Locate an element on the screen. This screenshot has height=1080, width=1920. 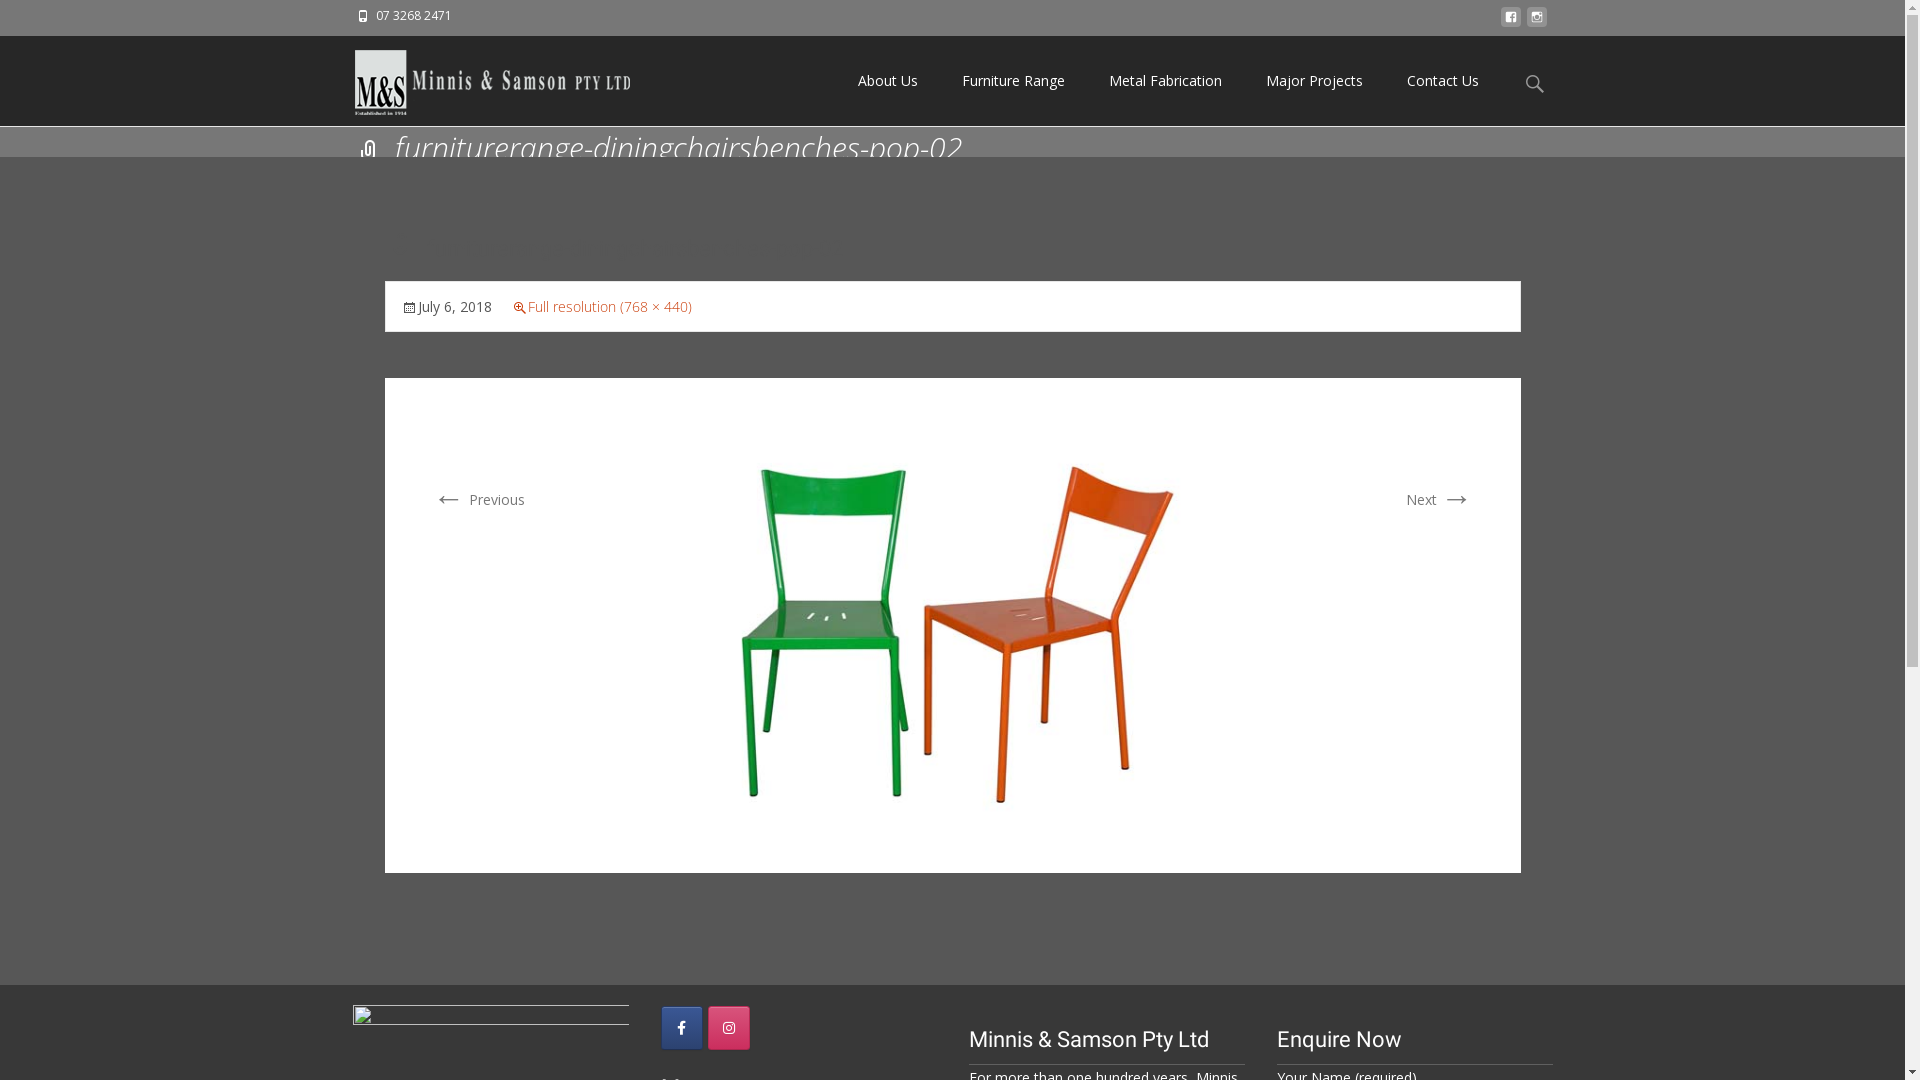
'furniturerange-diningchairsbenches-pop-02' is located at coordinates (589, 622).